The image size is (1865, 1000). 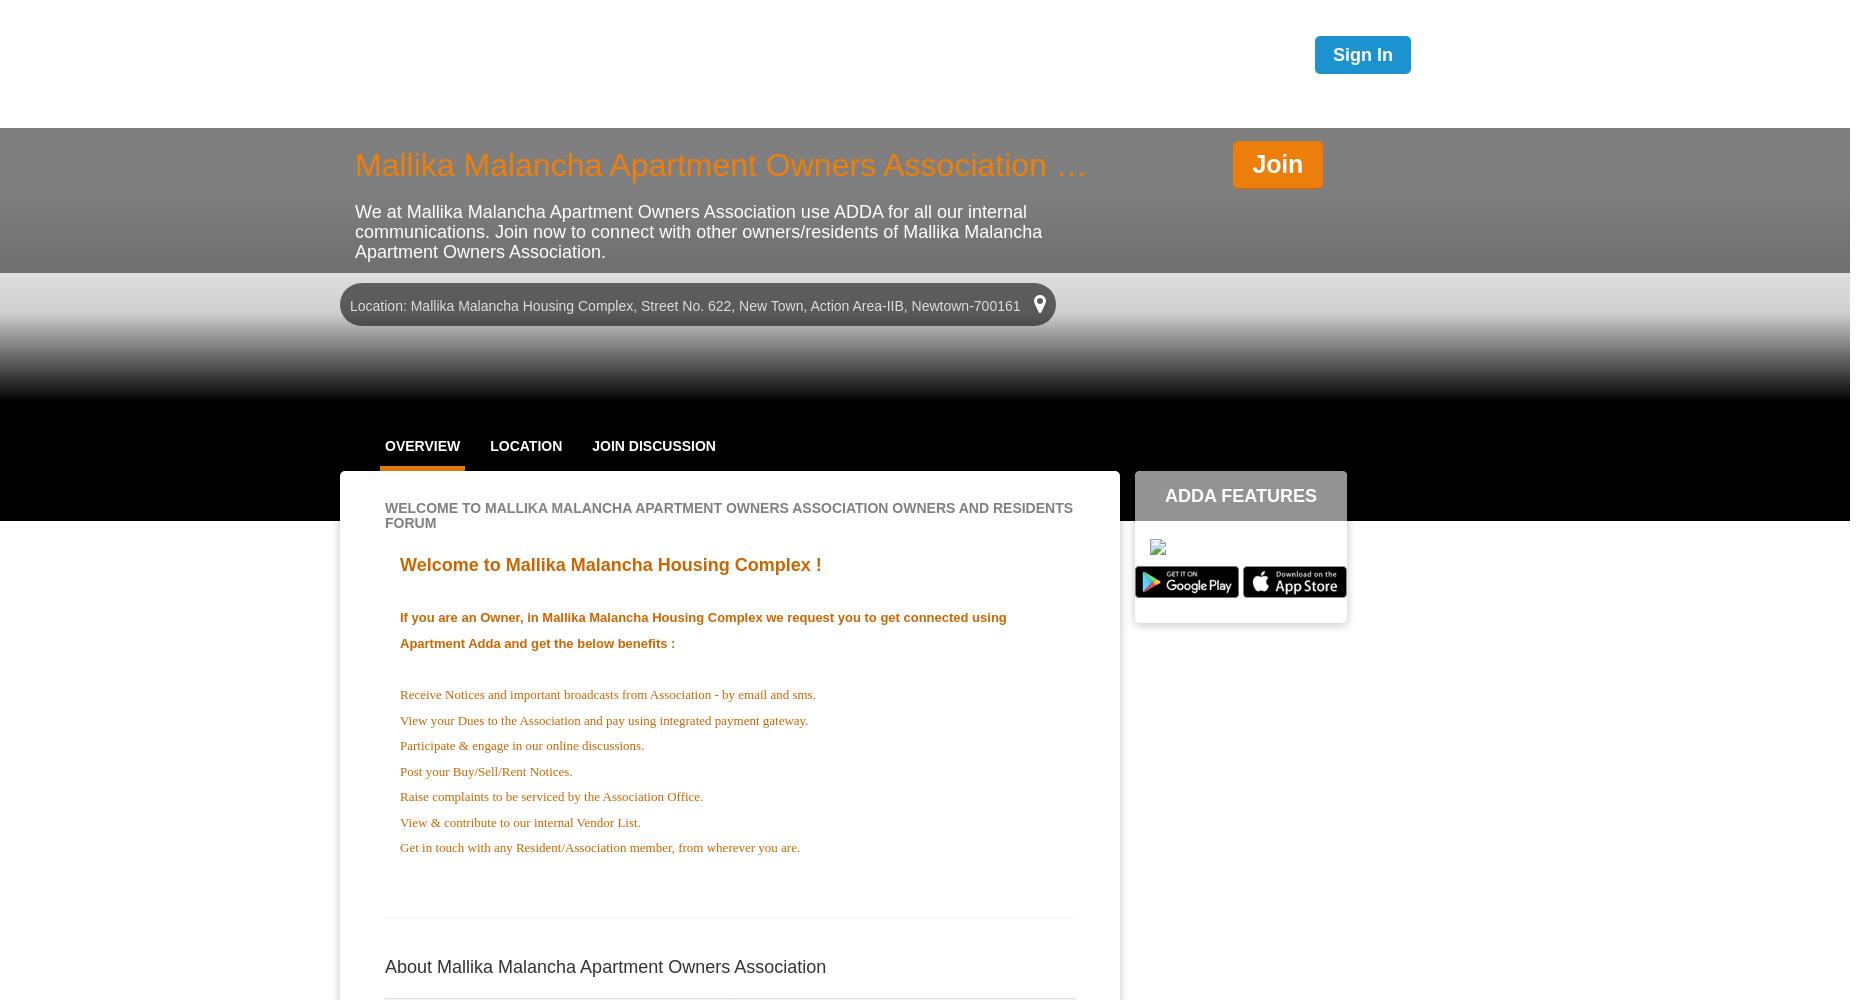 I want to click on 'Join', so click(x=1276, y=164).